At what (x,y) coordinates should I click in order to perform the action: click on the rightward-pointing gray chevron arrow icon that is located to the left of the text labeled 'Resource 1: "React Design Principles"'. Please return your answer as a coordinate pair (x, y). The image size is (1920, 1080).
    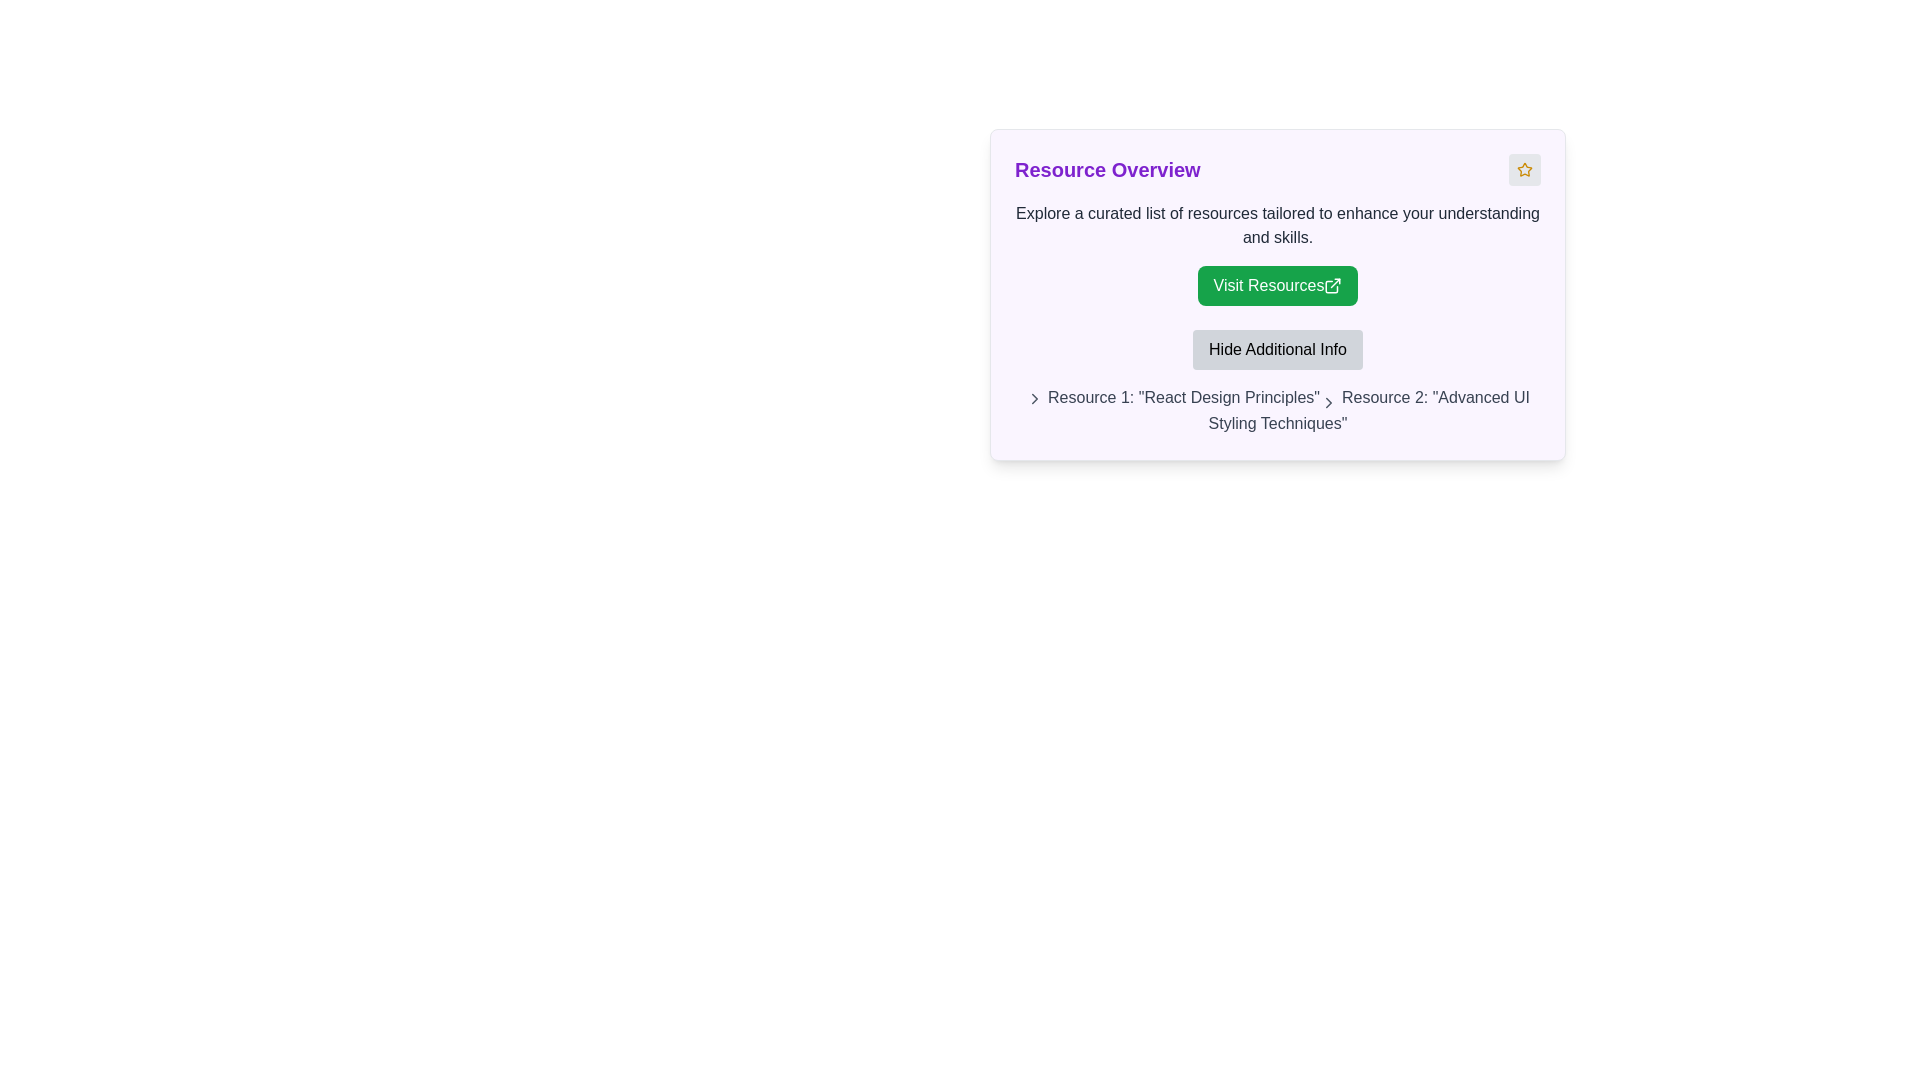
    Looking at the image, I should click on (1035, 398).